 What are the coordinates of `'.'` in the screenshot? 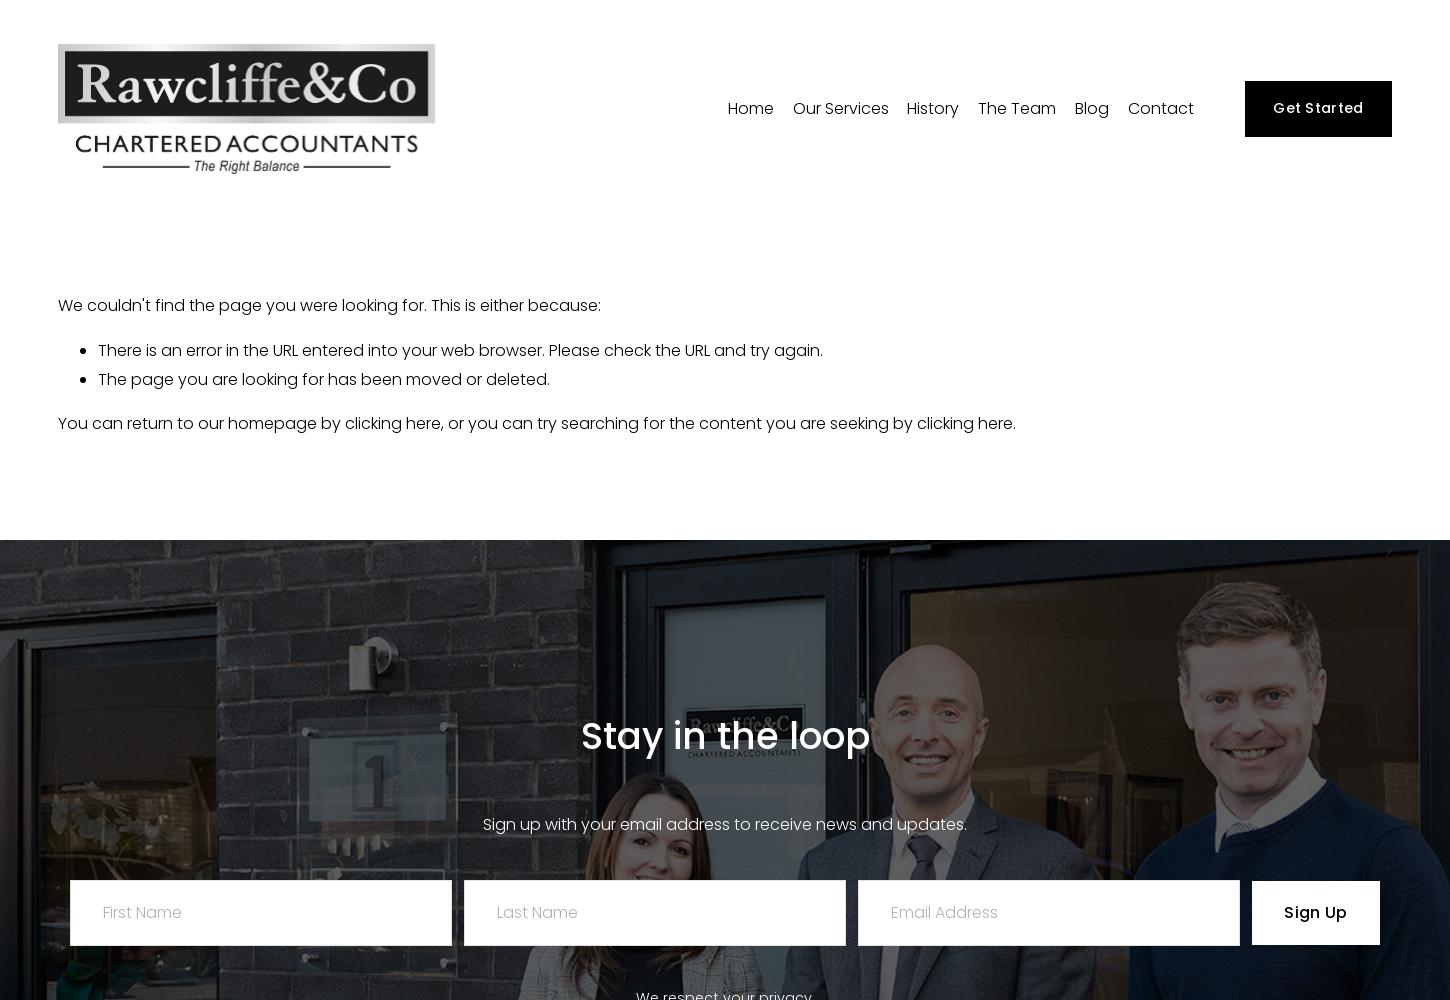 It's located at (1012, 423).